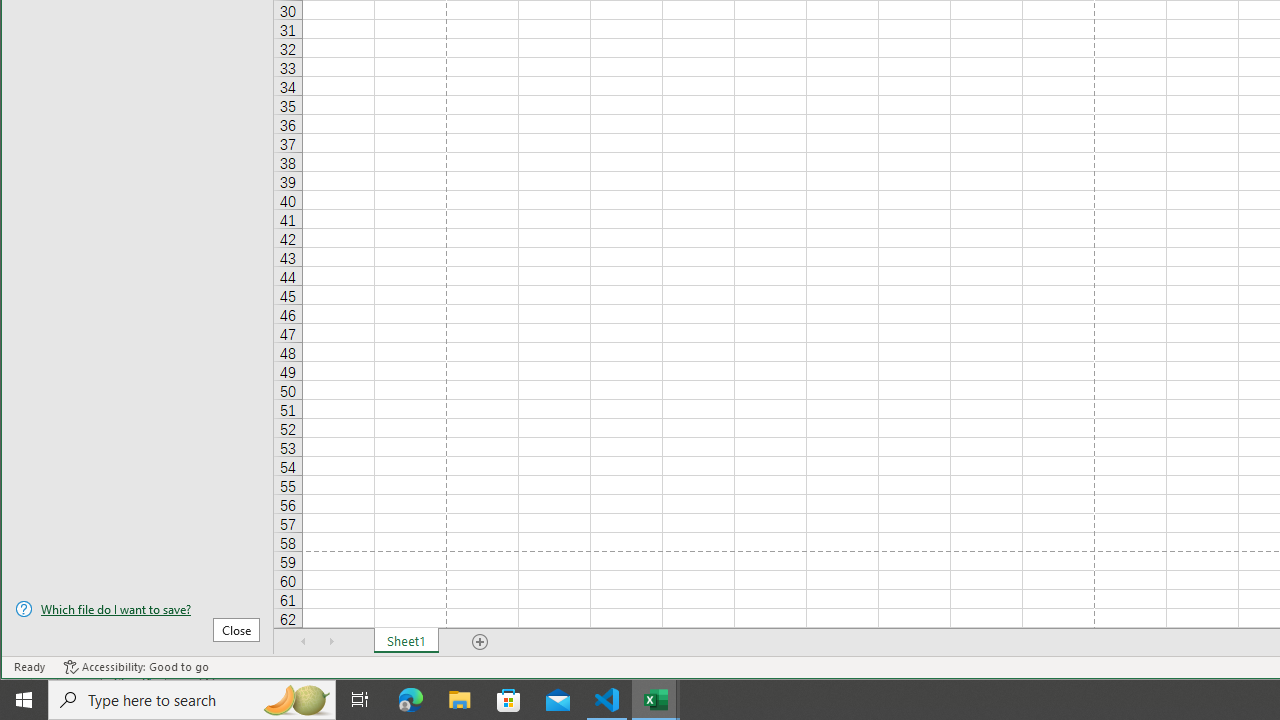 This screenshot has width=1280, height=720. I want to click on 'Search highlights icon opens search home window', so click(294, 698).